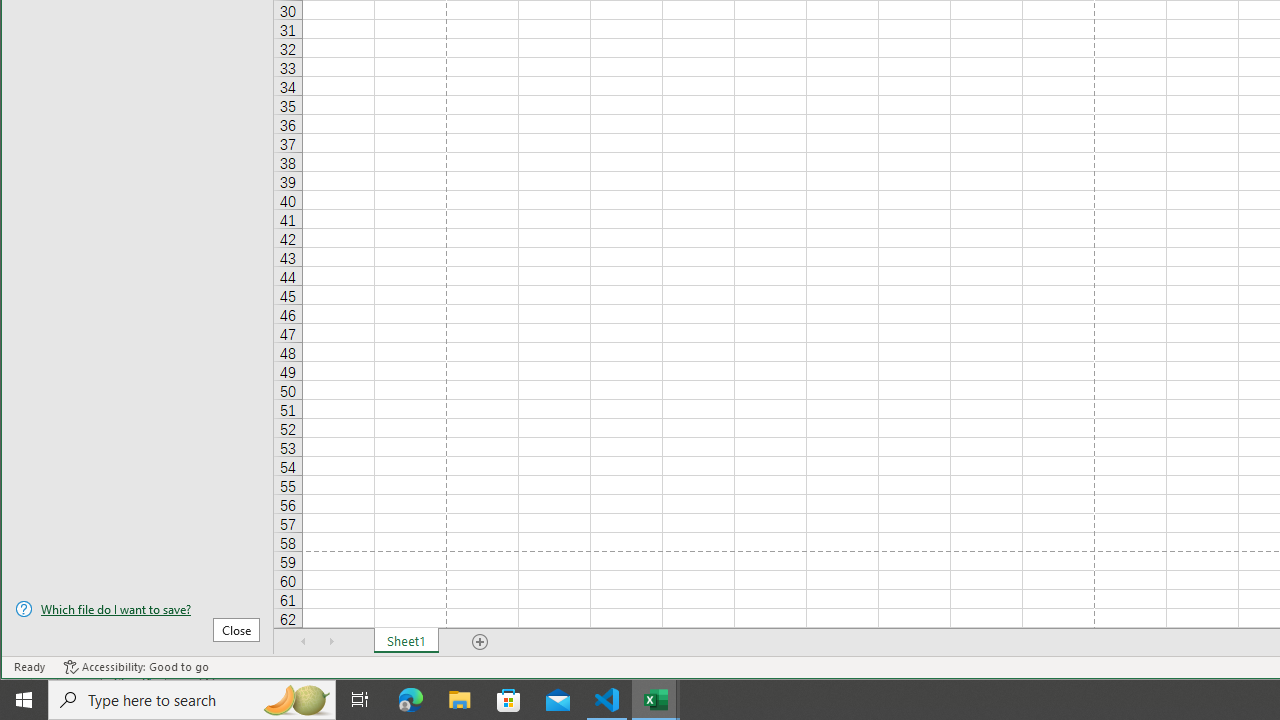 This screenshot has width=1280, height=720. I want to click on 'Search highlights icon opens search home window', so click(294, 698).